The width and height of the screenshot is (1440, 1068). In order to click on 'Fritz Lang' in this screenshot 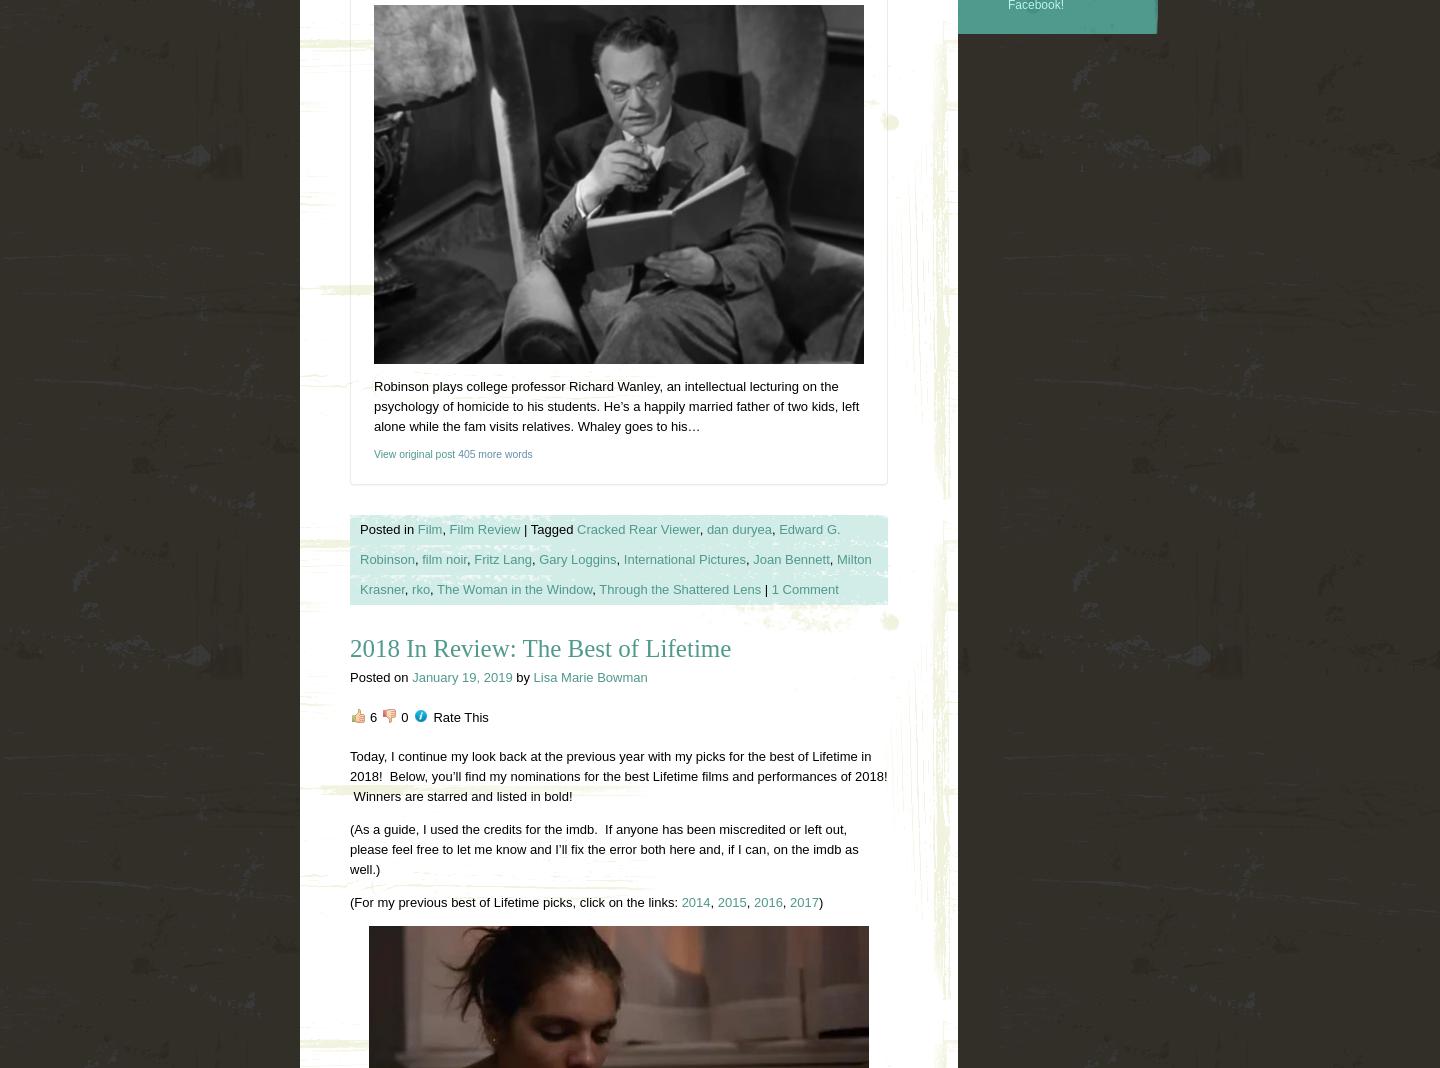, I will do `click(501, 557)`.